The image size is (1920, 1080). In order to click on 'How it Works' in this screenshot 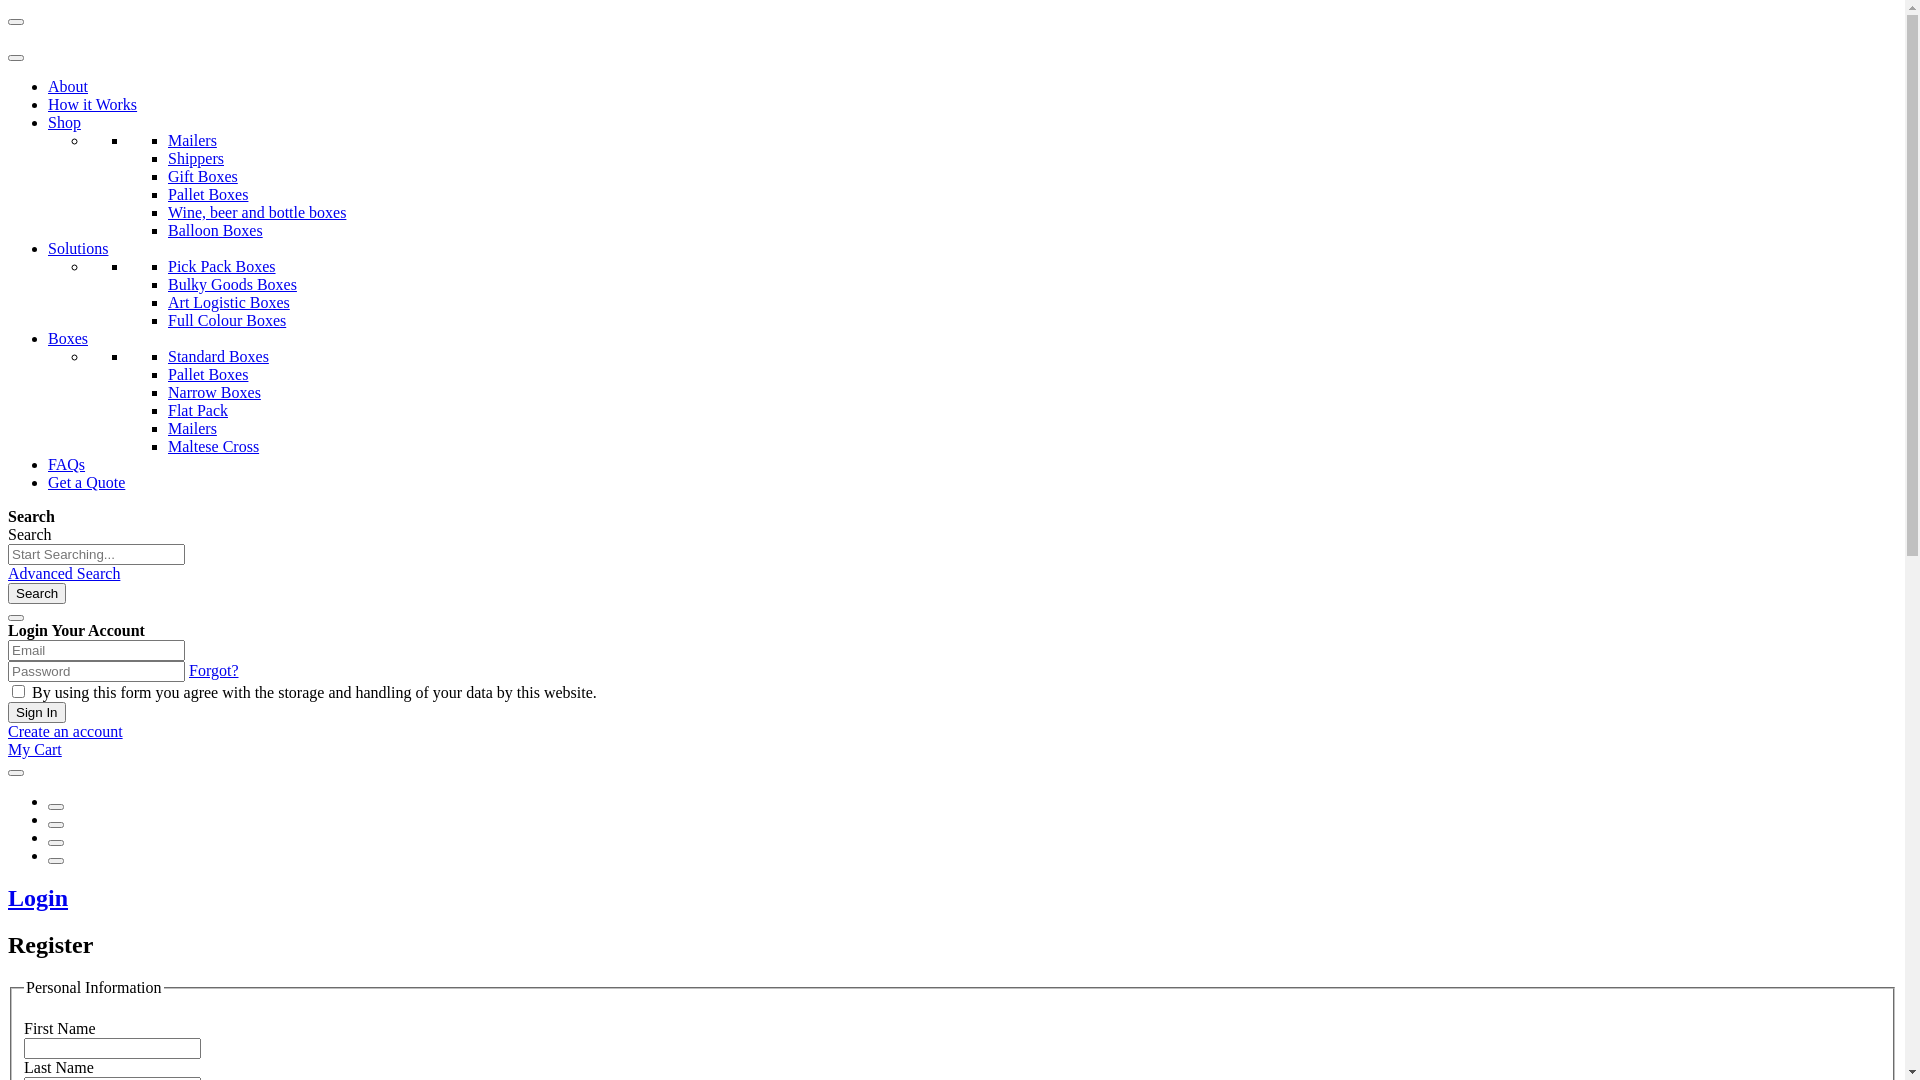, I will do `click(91, 104)`.